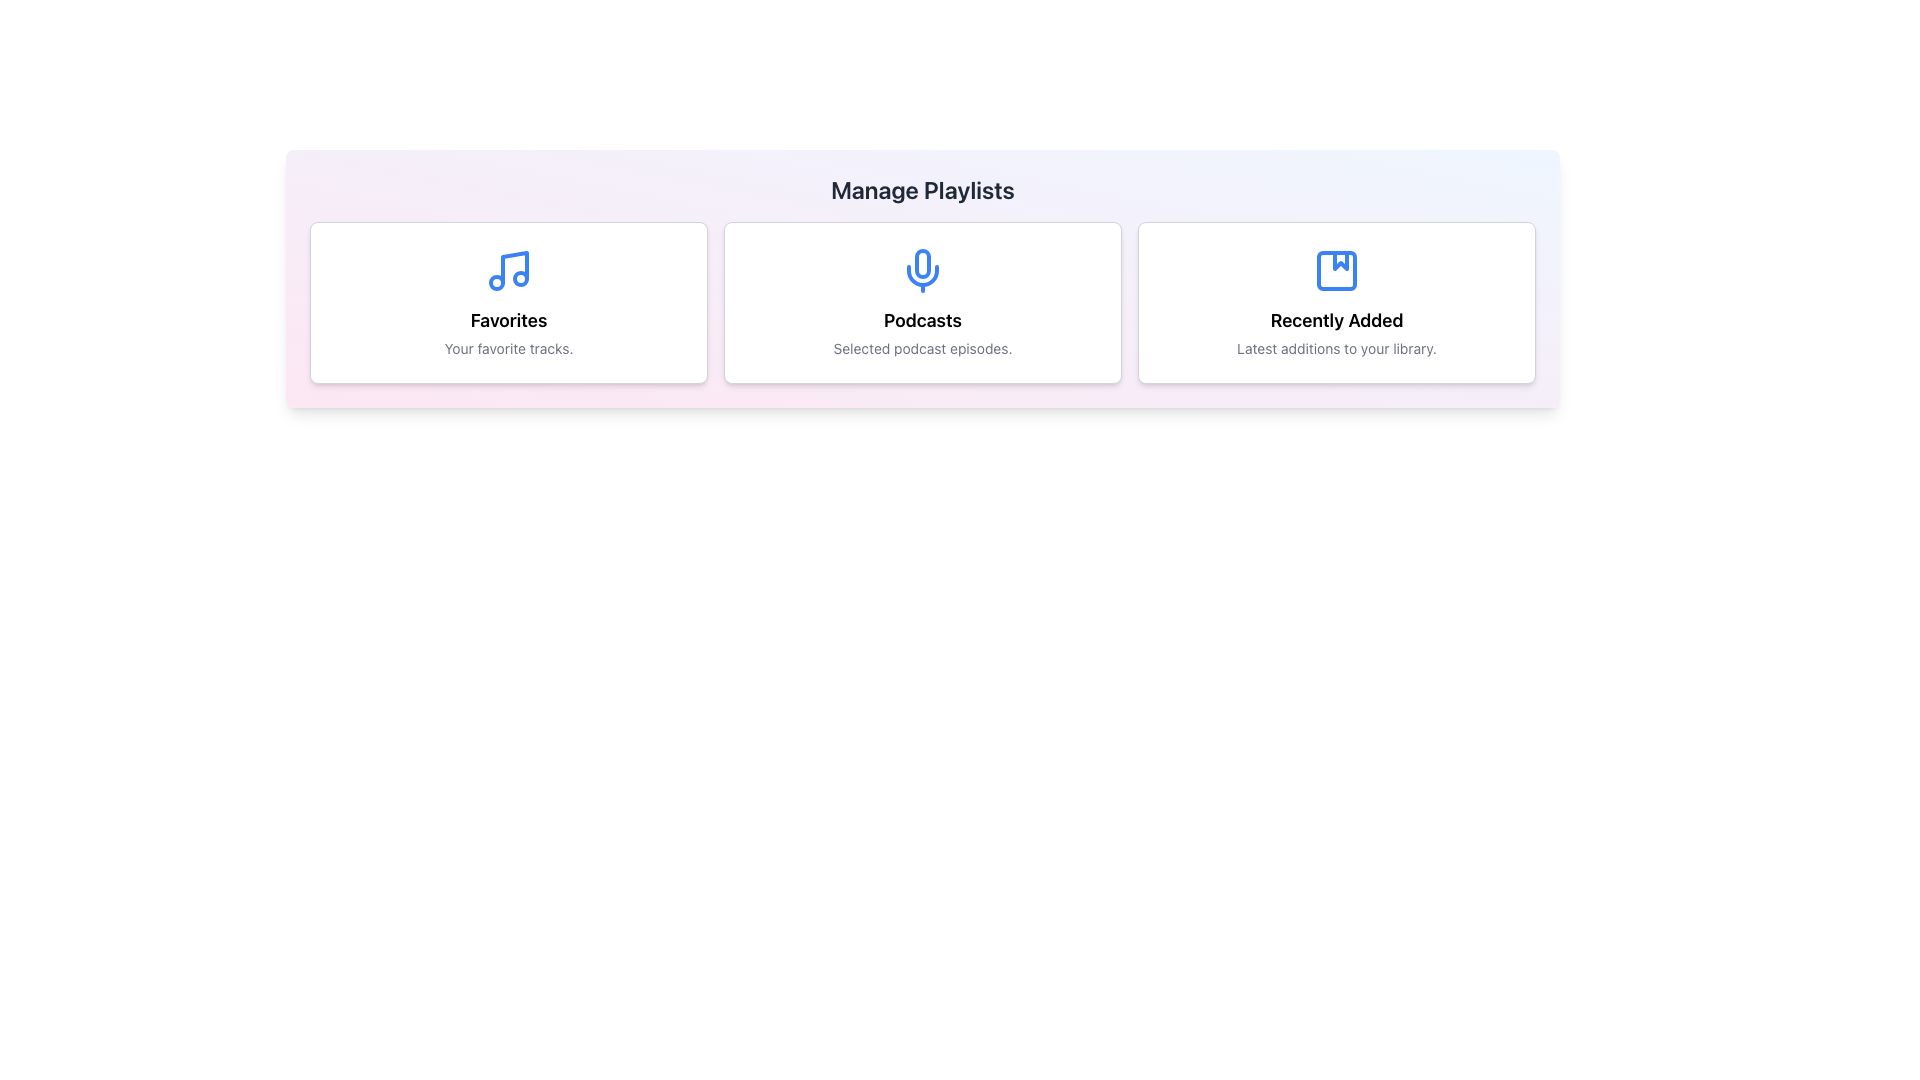 The image size is (1920, 1080). What do you see at coordinates (921, 319) in the screenshot?
I see `text from the label that says 'Podcasts', which is a large, bold, black text centrally aligned in the second column of the layout` at bounding box center [921, 319].